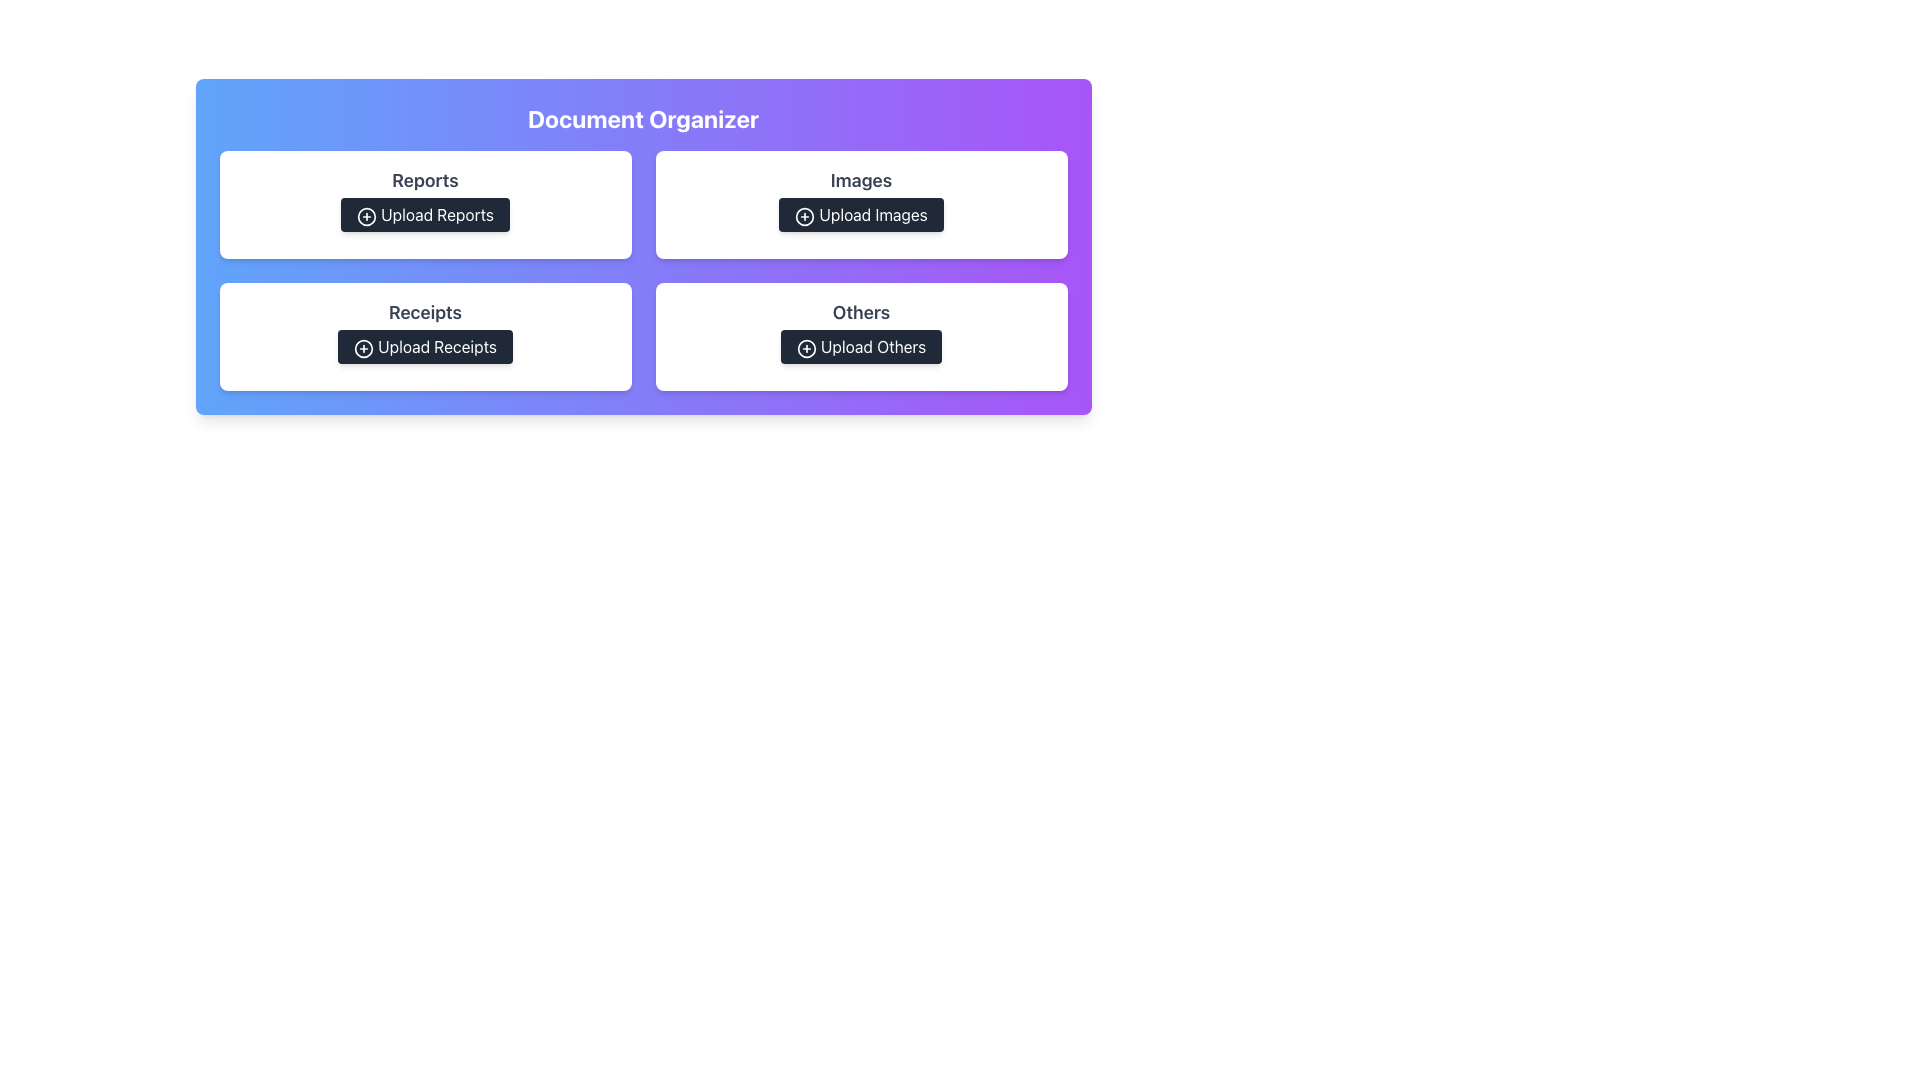 This screenshot has width=1920, height=1080. What do you see at coordinates (424, 312) in the screenshot?
I see `the text header labeled 'Receipts', which is bold, medium-large, and grayish, located above the 'Upload Receipts' button within a rounded white card` at bounding box center [424, 312].